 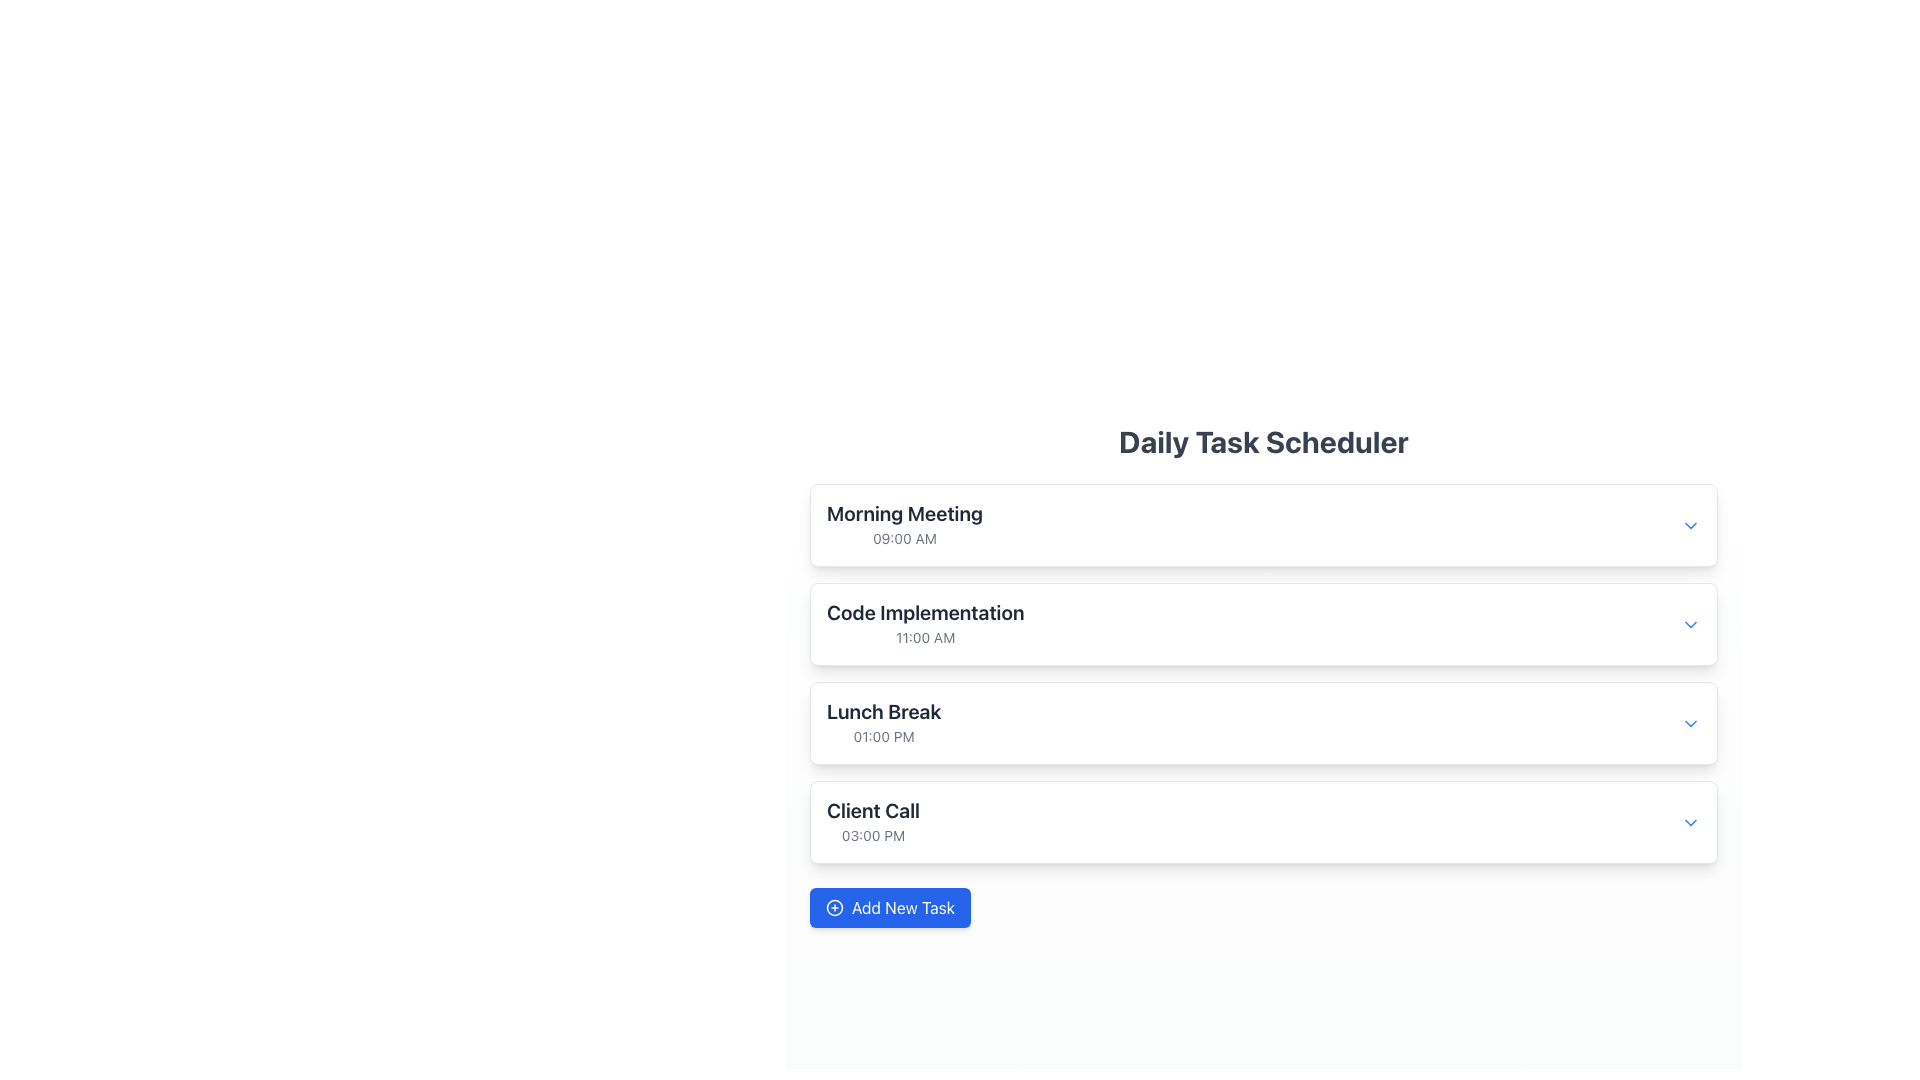 I want to click on the Dropdown Toggle Icon located at the rightmost side of the 'Client Call' entry row, next to '03:00 PM', to change its color, so click(x=1689, y=821).